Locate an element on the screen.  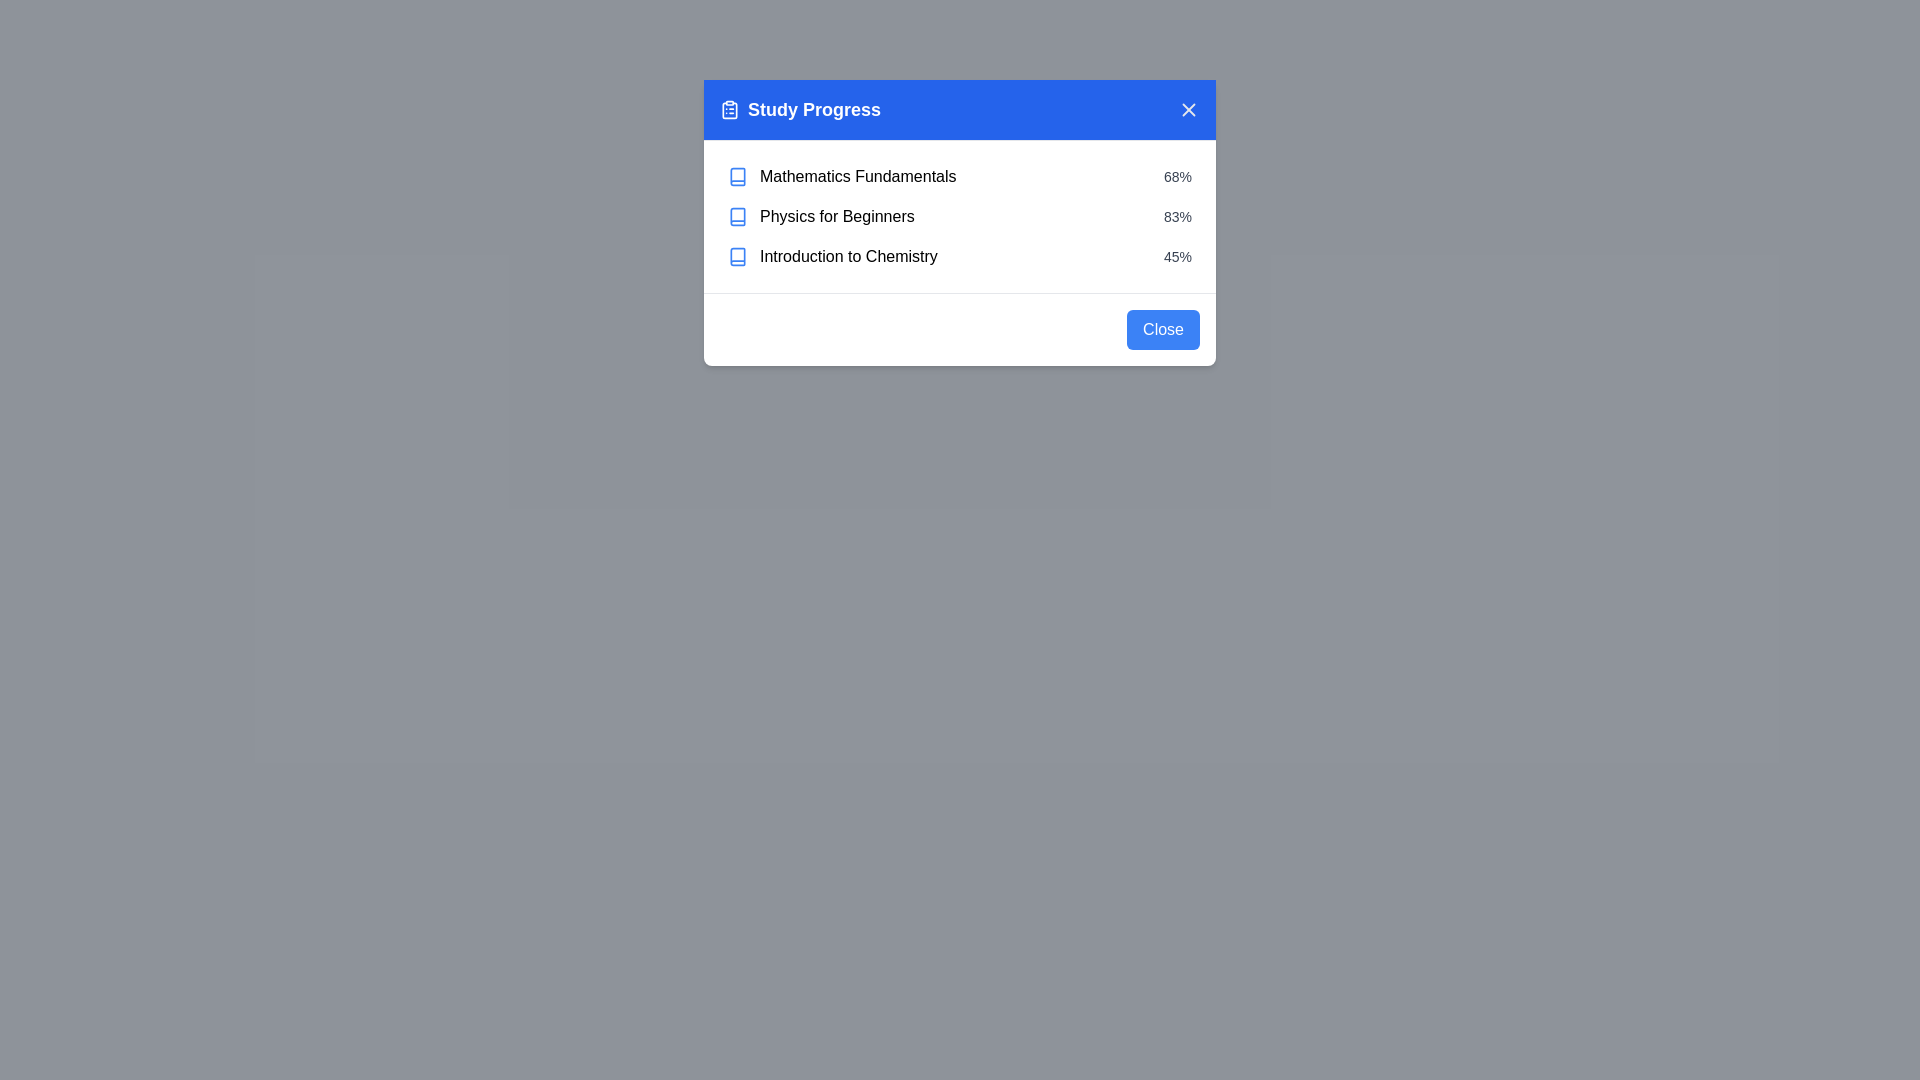
the decorative icon symbolizing study or knowledge, located at the top left corner of the modal window next to the title text 'Study Progress' is located at coordinates (737, 216).